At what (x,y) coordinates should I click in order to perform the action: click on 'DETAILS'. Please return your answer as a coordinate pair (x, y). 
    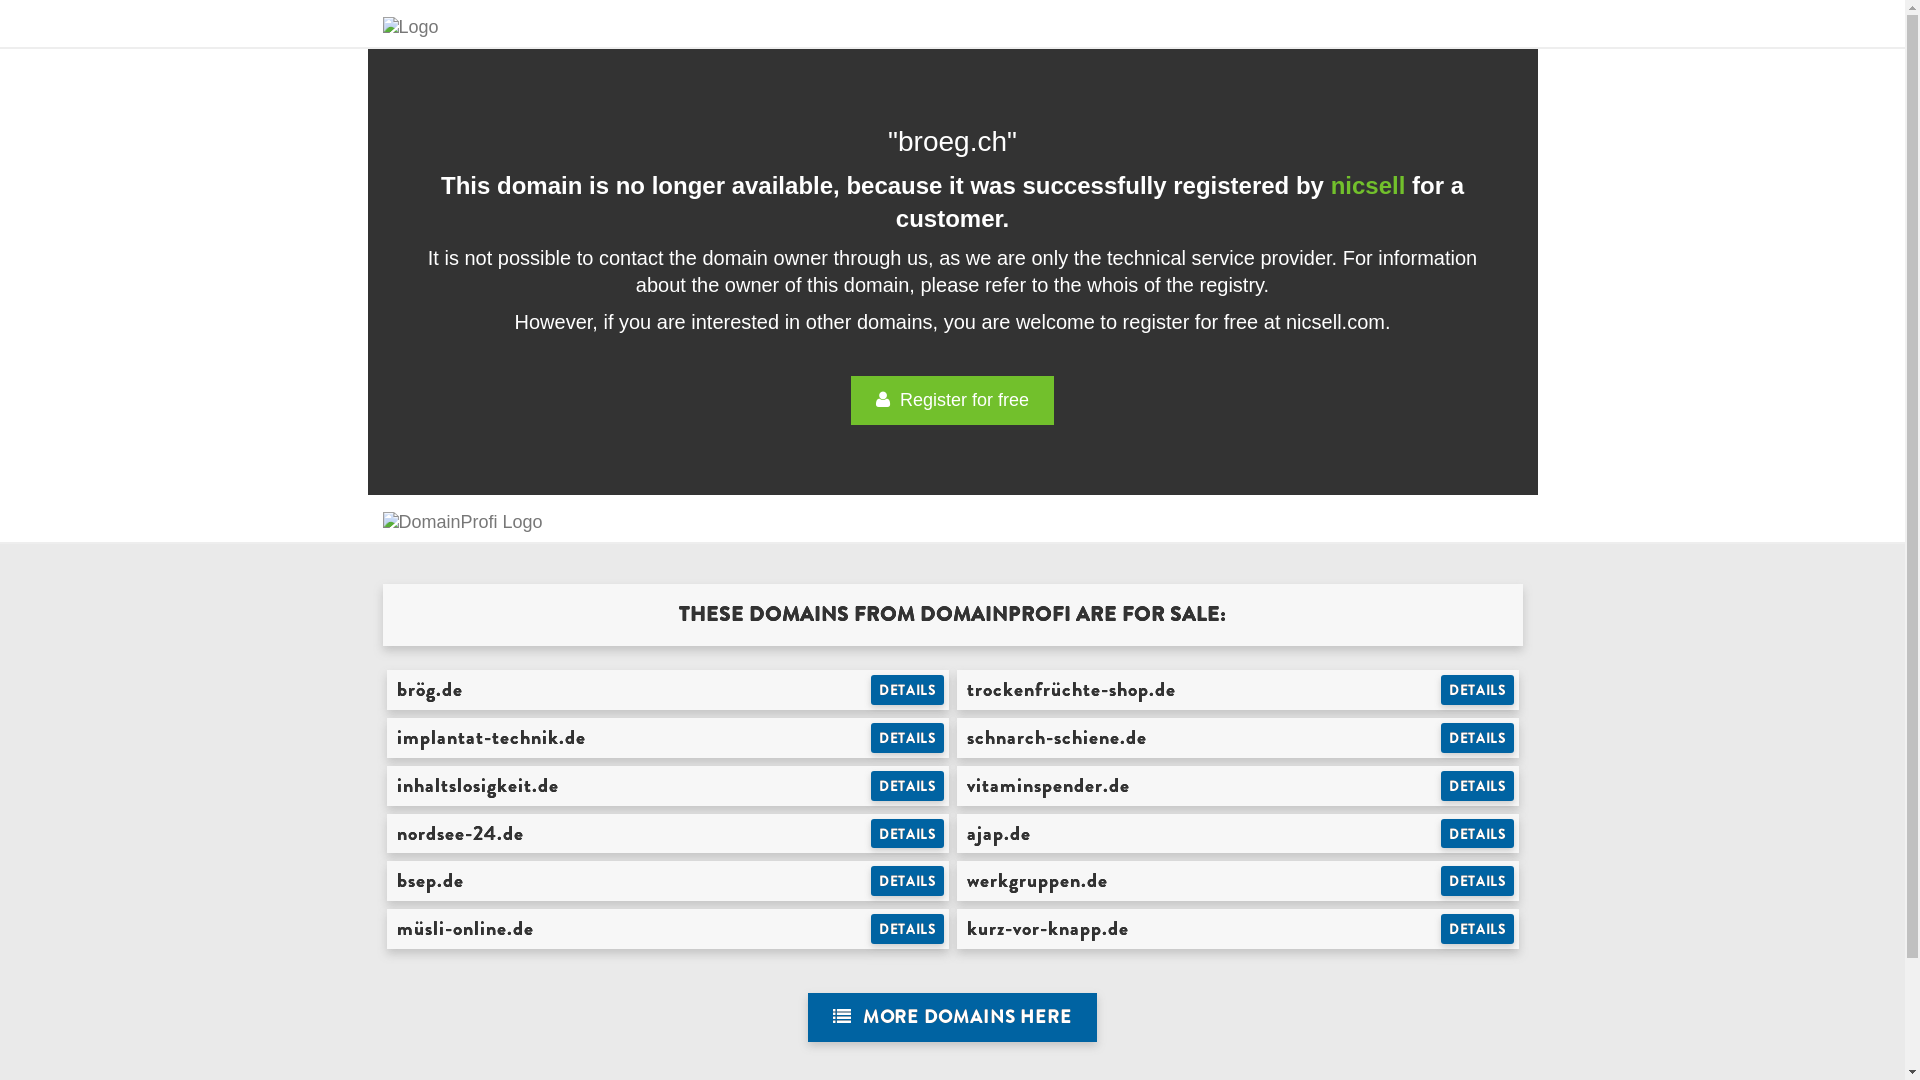
    Looking at the image, I should click on (1477, 737).